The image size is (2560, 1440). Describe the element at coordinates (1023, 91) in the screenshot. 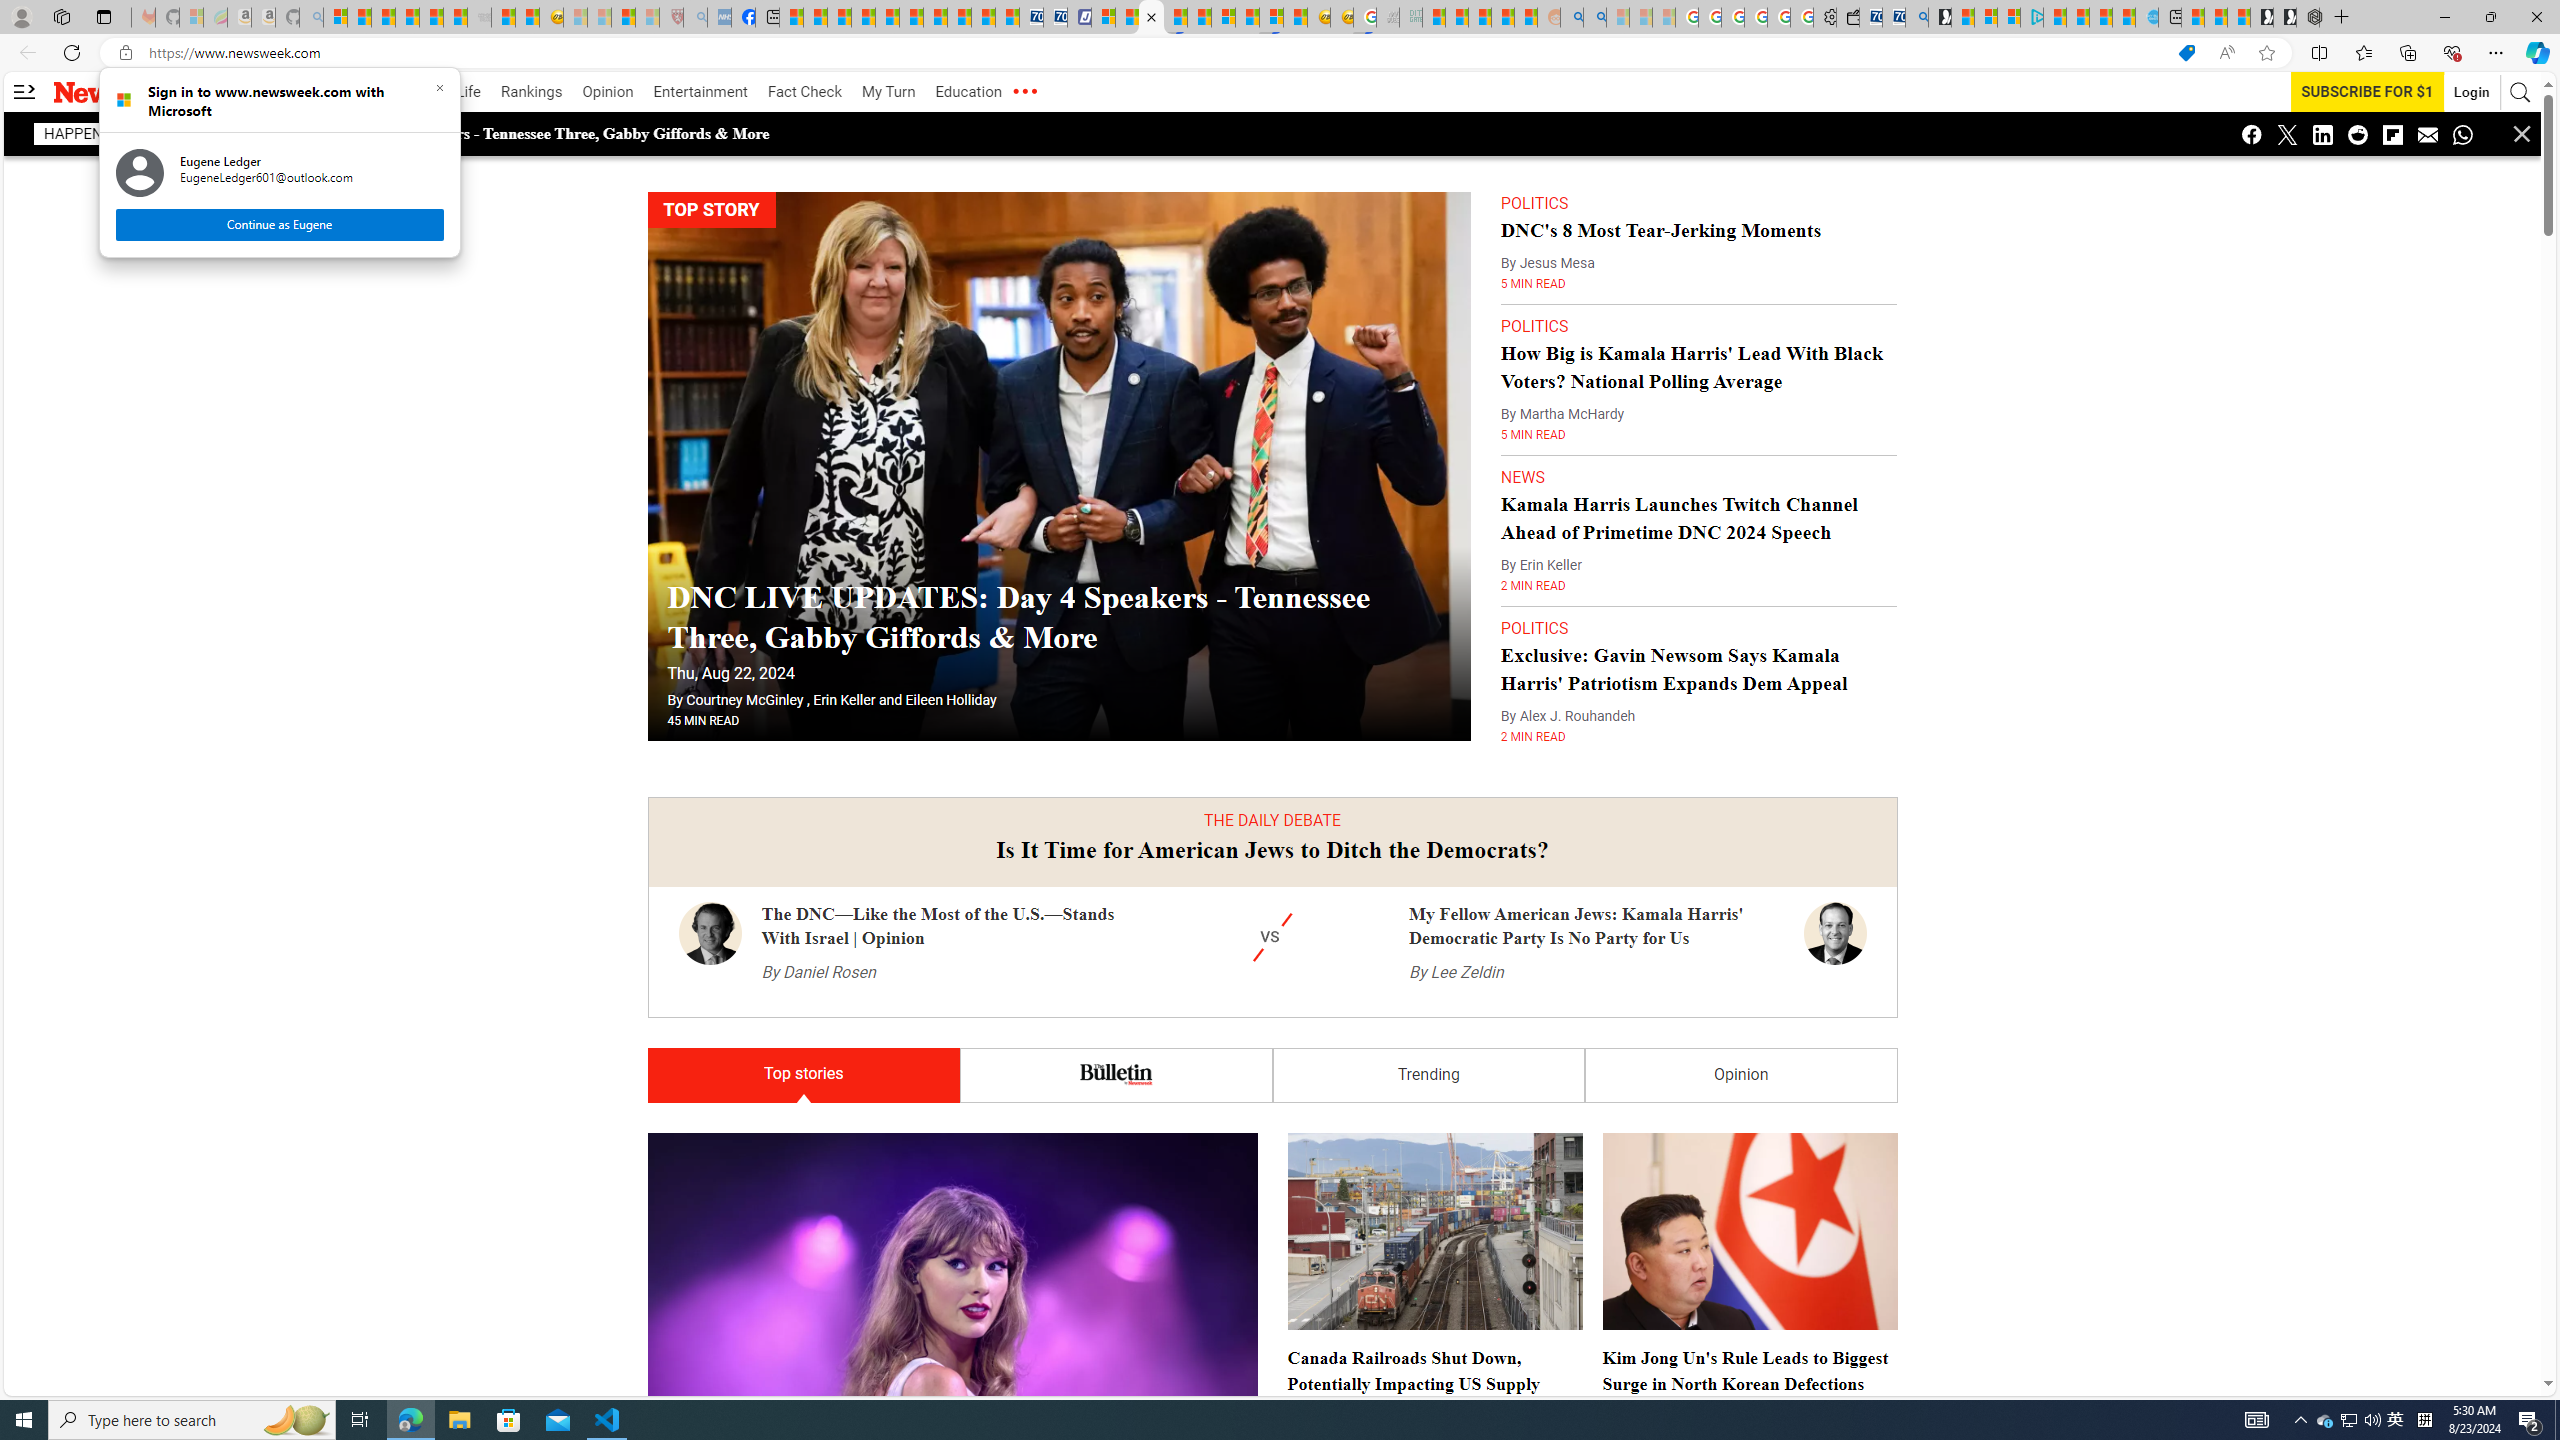

I see `'AutomationID: moreOptions'` at that location.